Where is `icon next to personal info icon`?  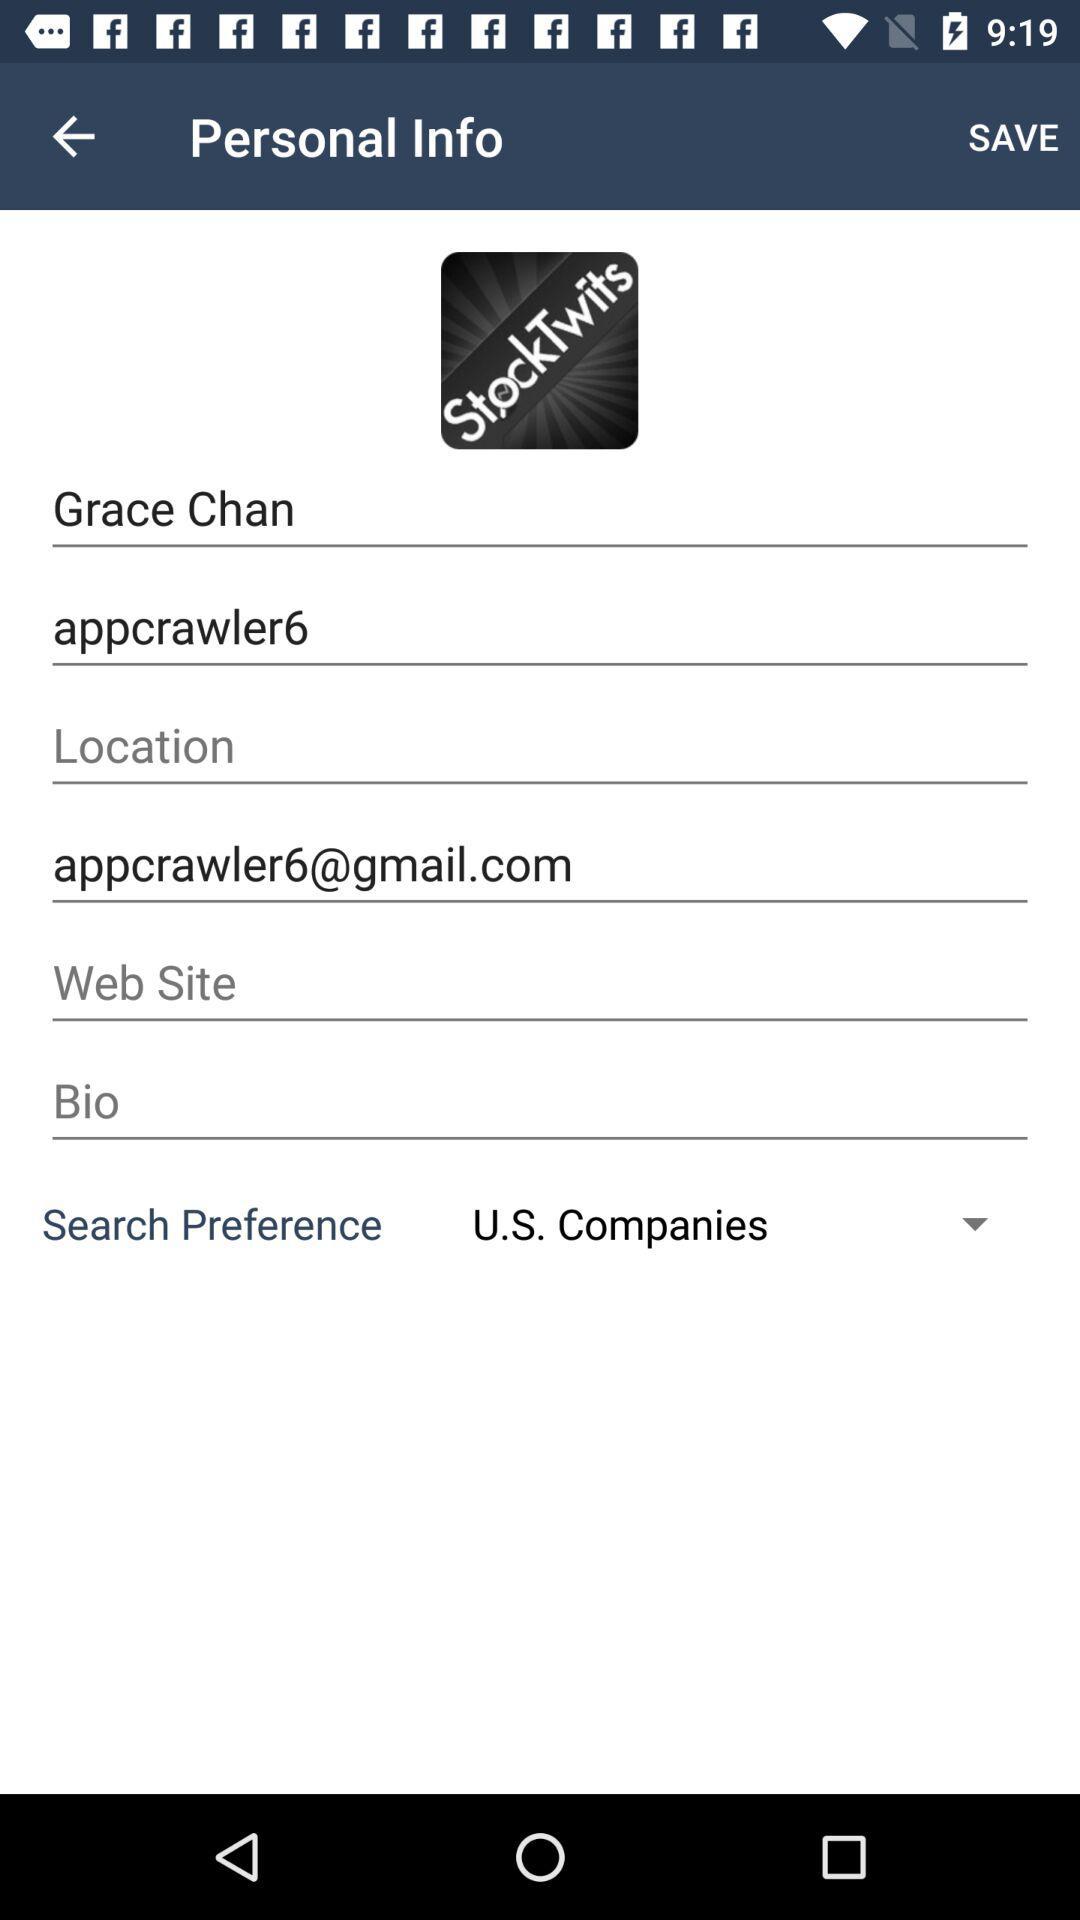 icon next to personal info icon is located at coordinates (72, 135).